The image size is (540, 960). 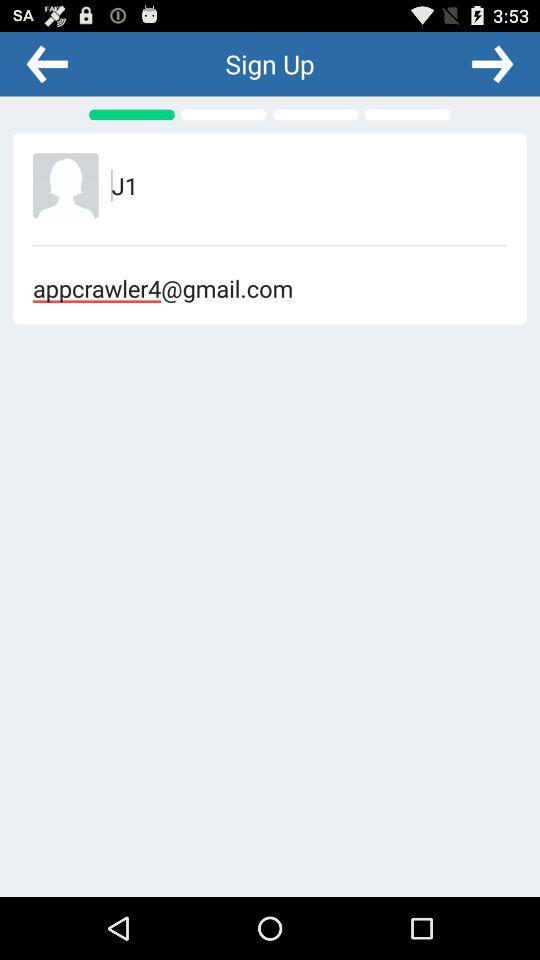 What do you see at coordinates (47, 63) in the screenshot?
I see `back` at bounding box center [47, 63].